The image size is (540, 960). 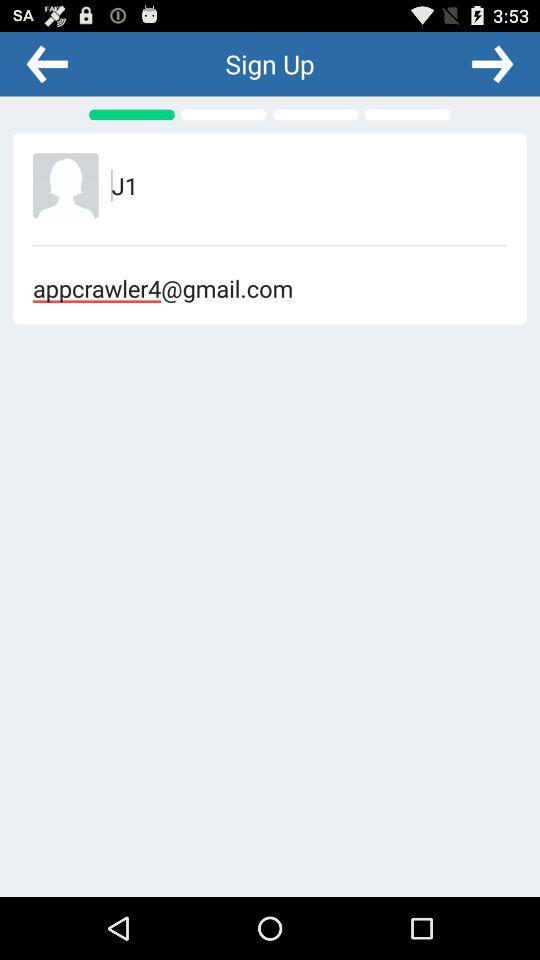 What do you see at coordinates (47, 63) in the screenshot?
I see `back` at bounding box center [47, 63].